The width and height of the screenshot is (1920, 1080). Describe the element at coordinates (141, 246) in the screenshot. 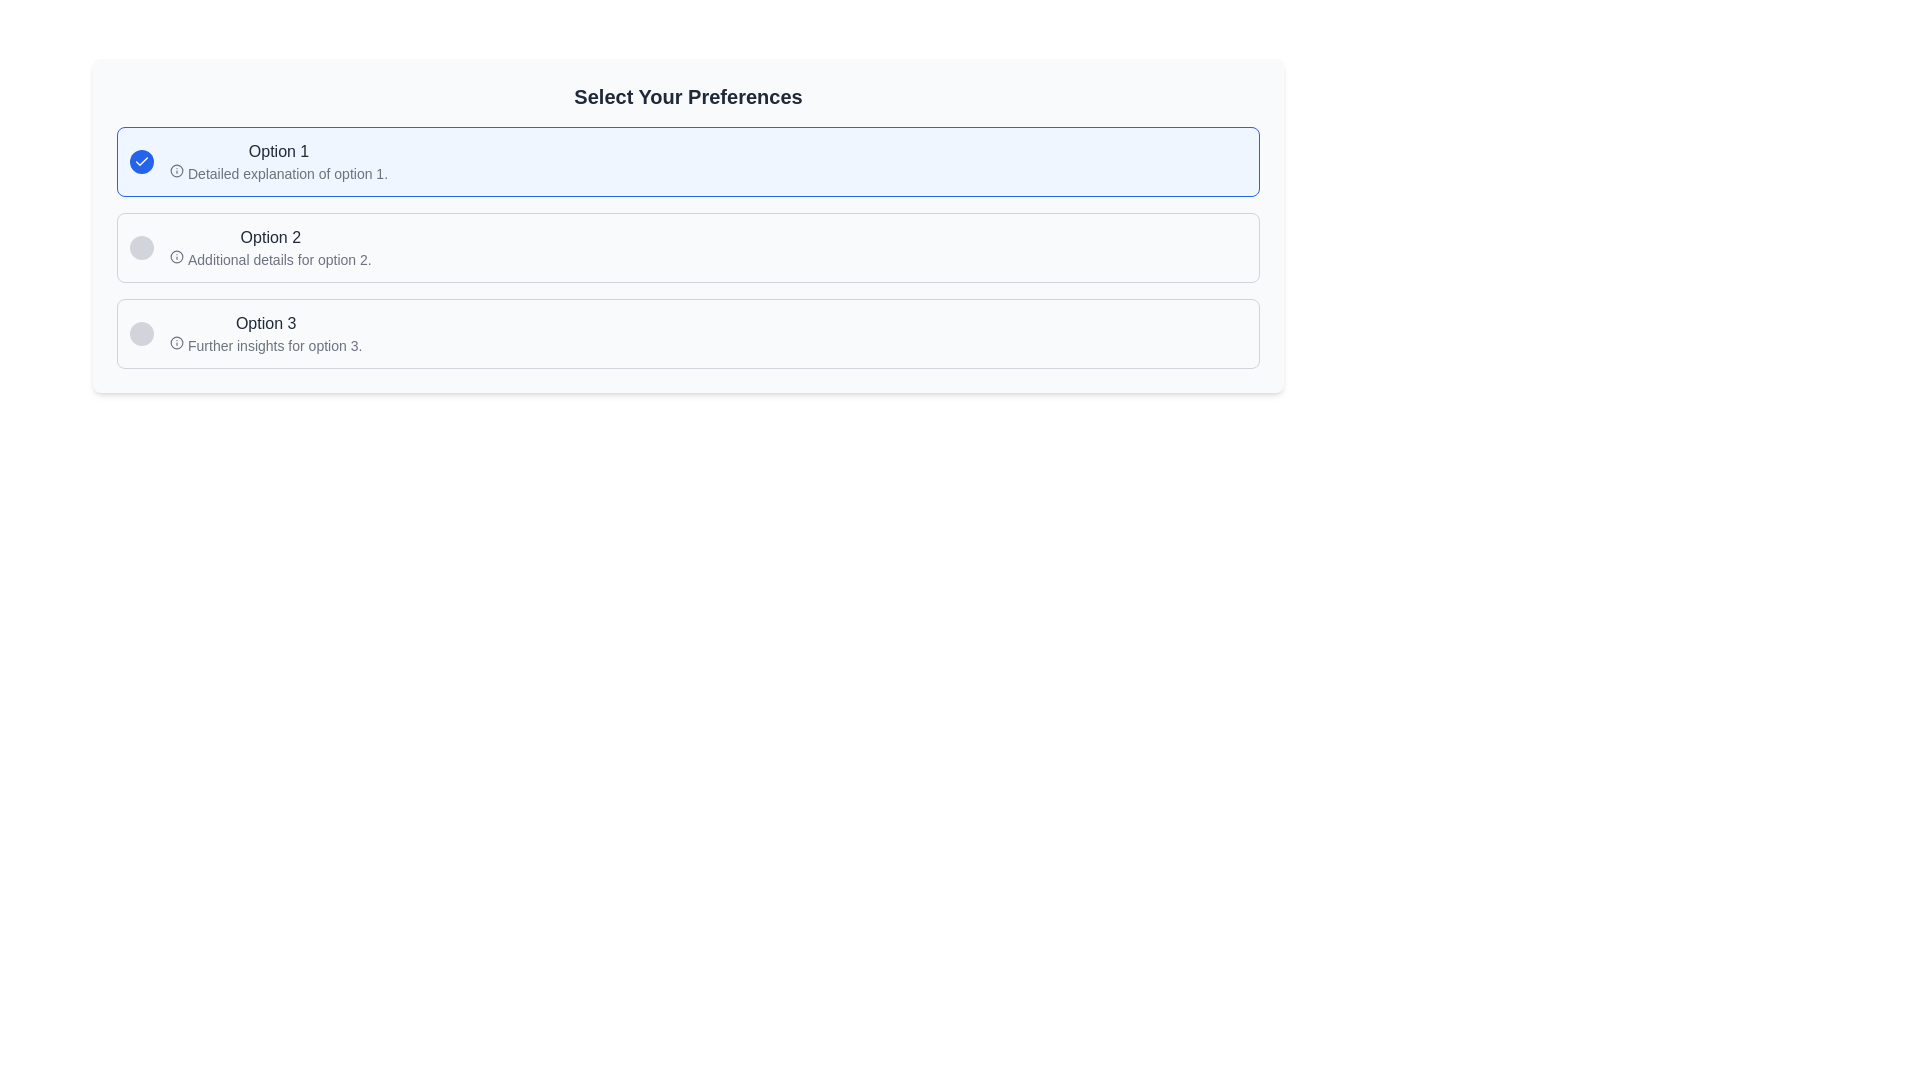

I see `the second circular indicator element with a neutral gray background located under the 'Option 2' section` at that location.